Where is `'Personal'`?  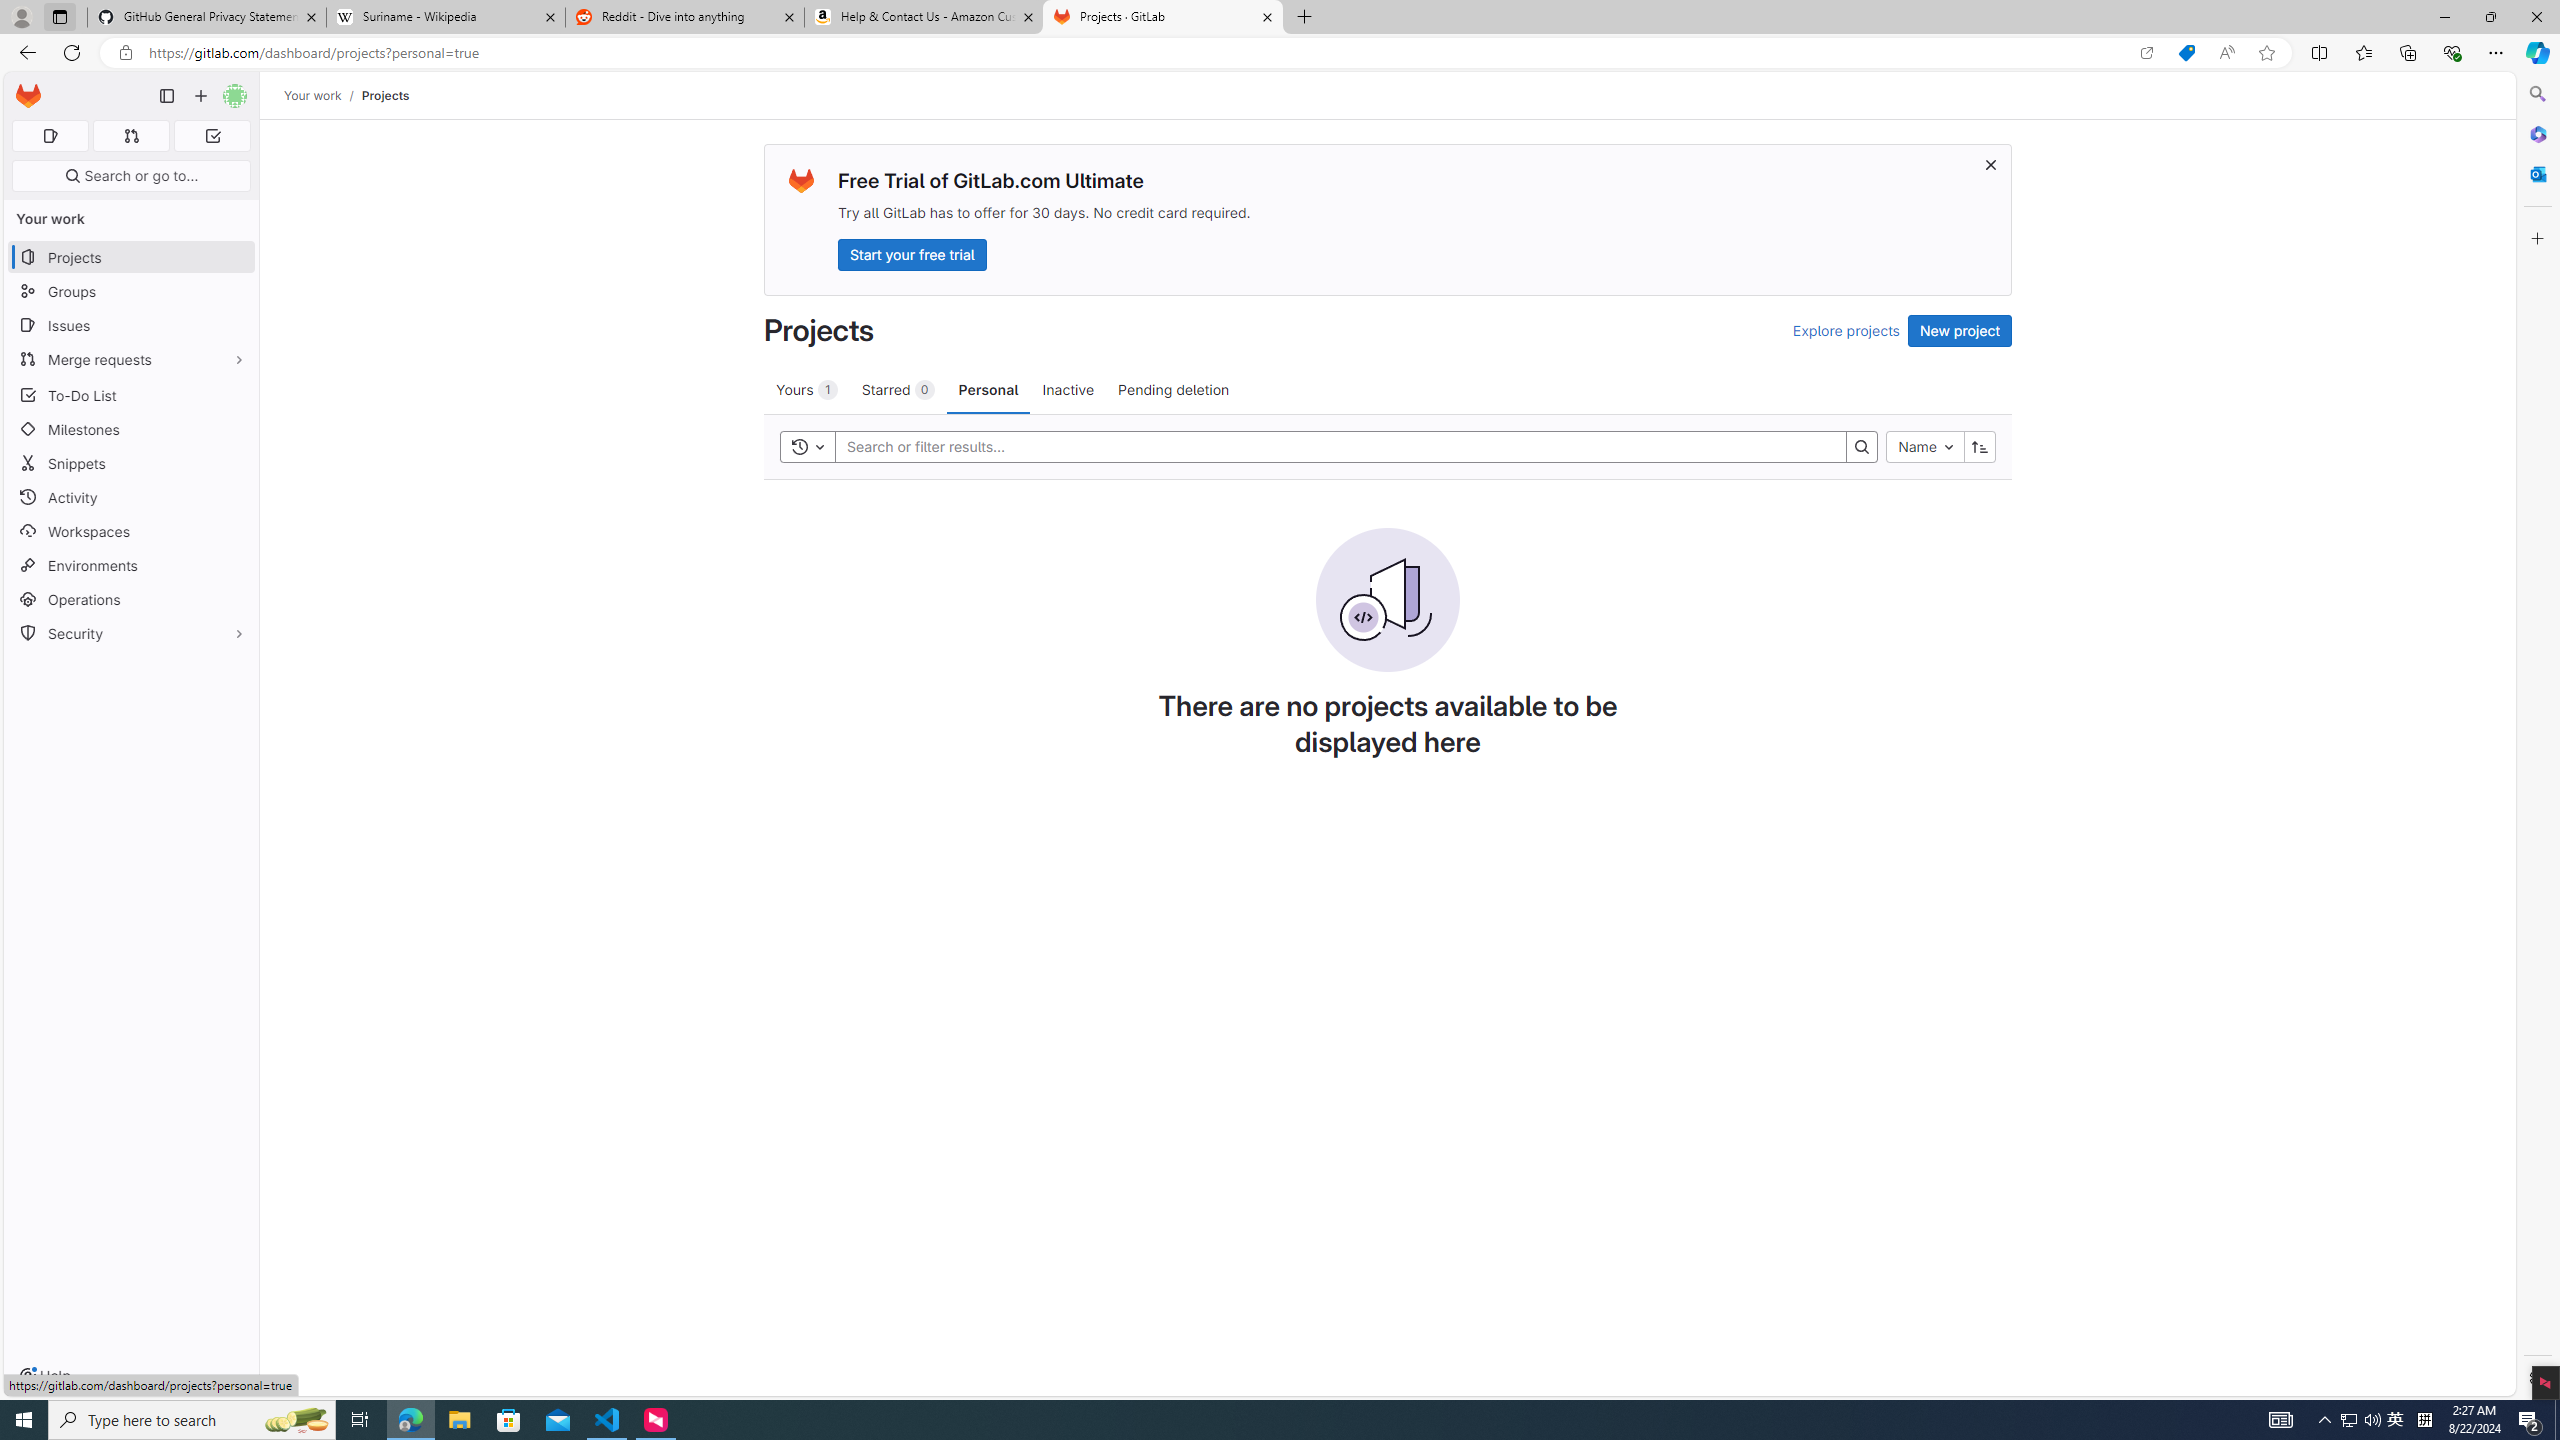 'Personal' is located at coordinates (988, 388).